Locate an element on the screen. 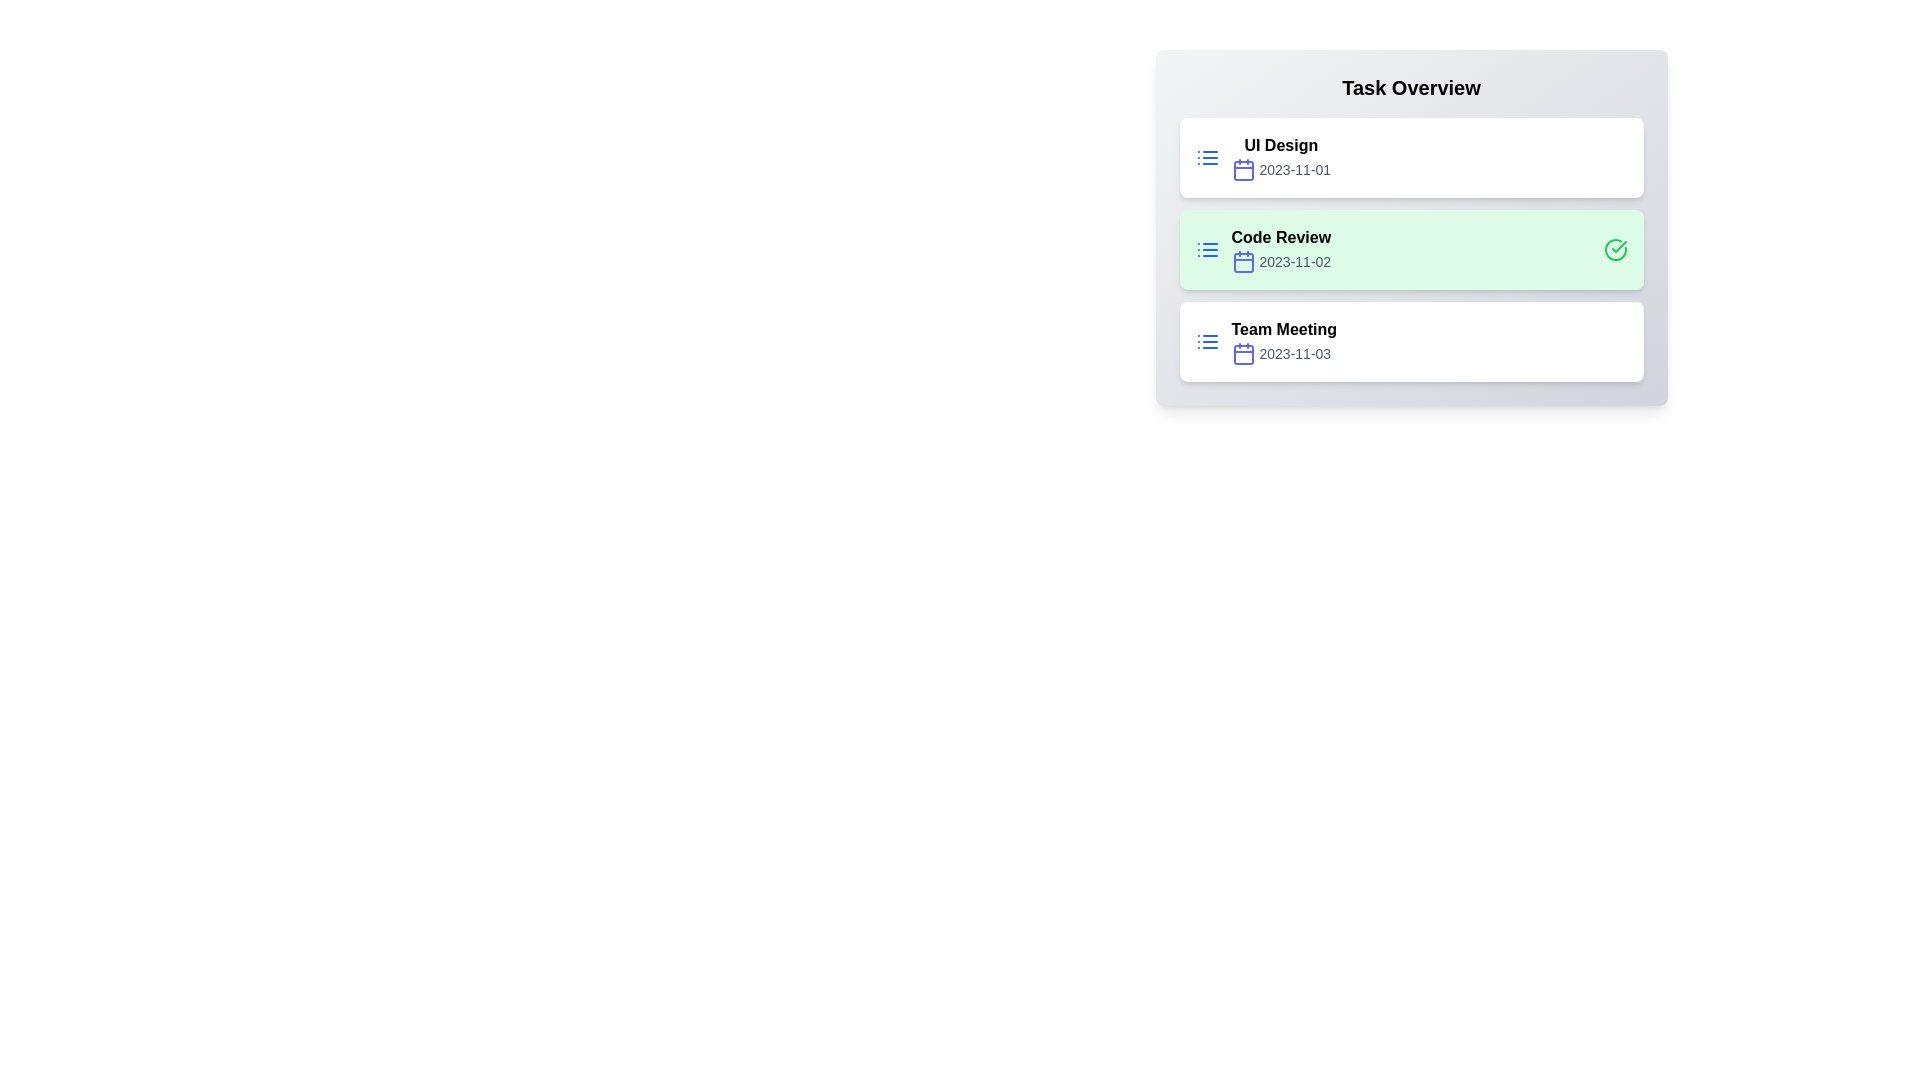 This screenshot has width=1920, height=1080. the task UI Design to edit its details is located at coordinates (1262, 157).